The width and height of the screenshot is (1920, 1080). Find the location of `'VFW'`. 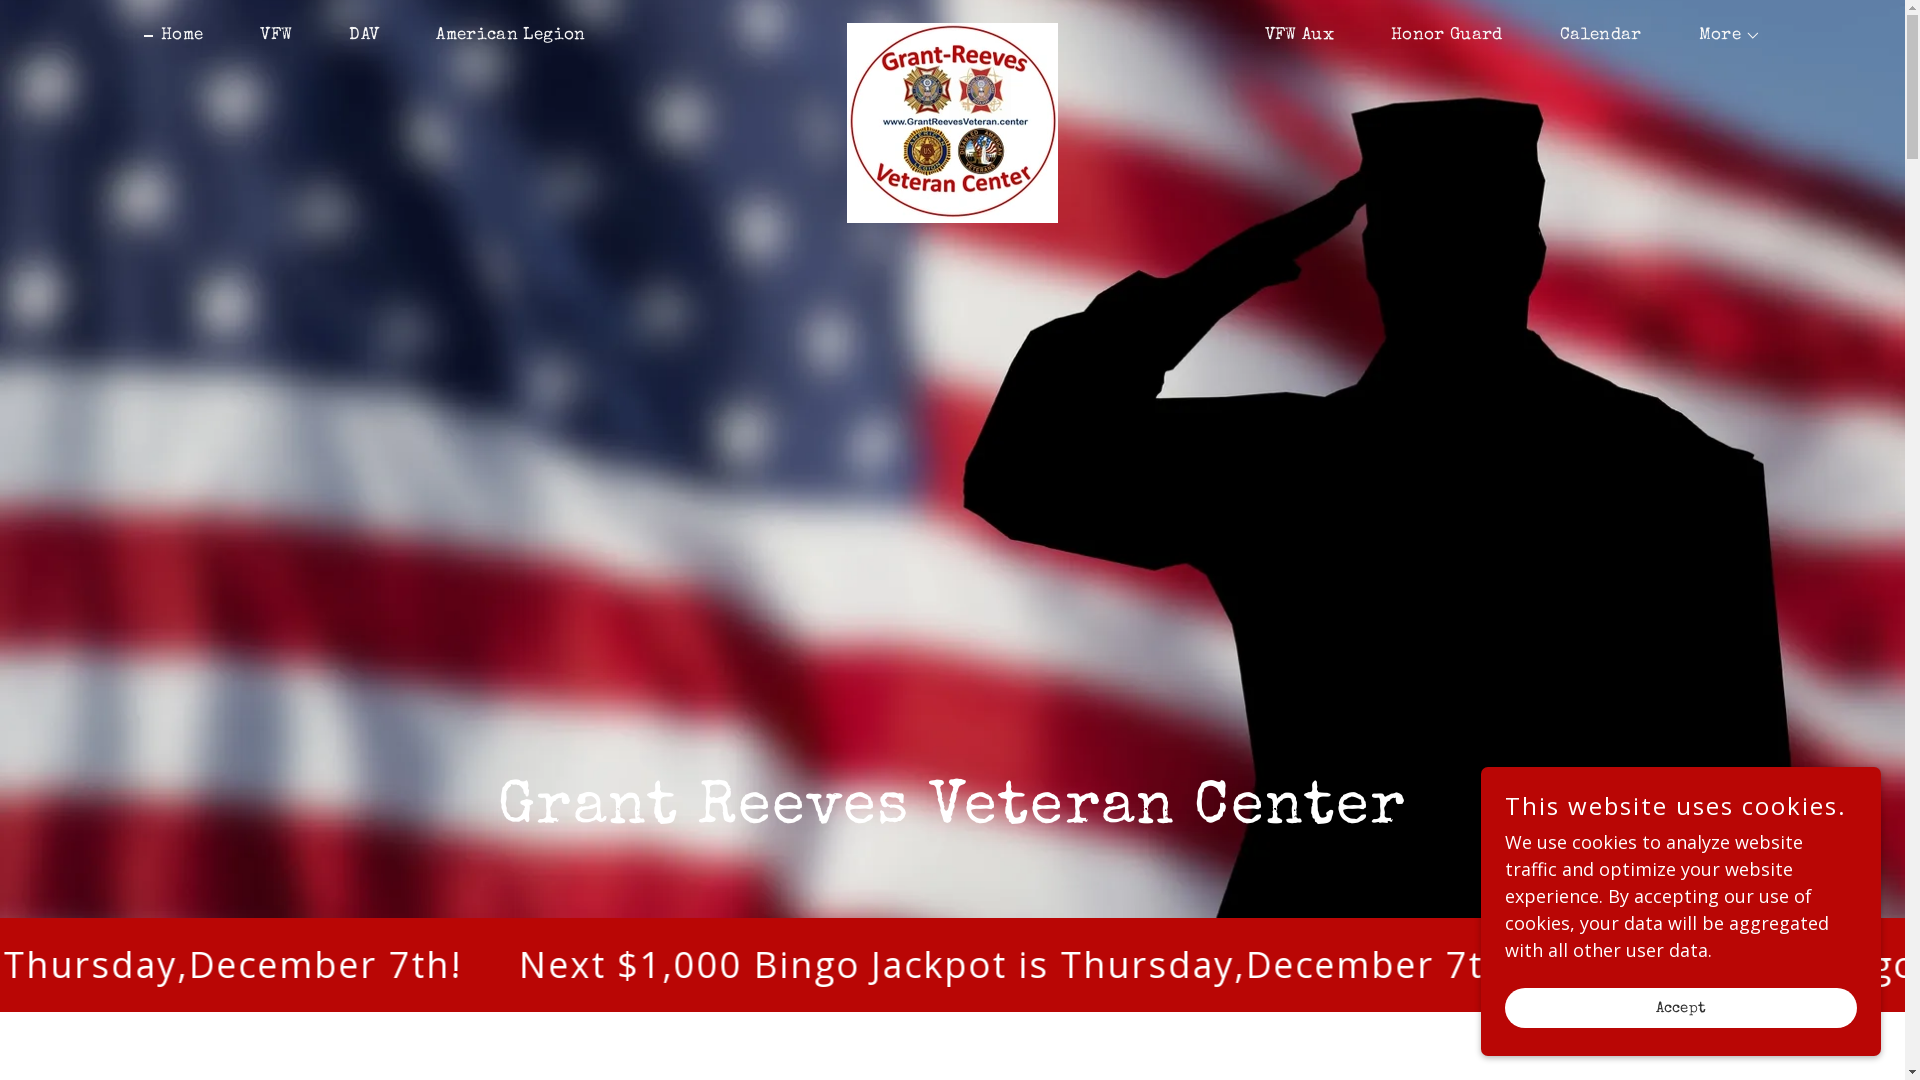

'VFW' is located at coordinates (266, 35).